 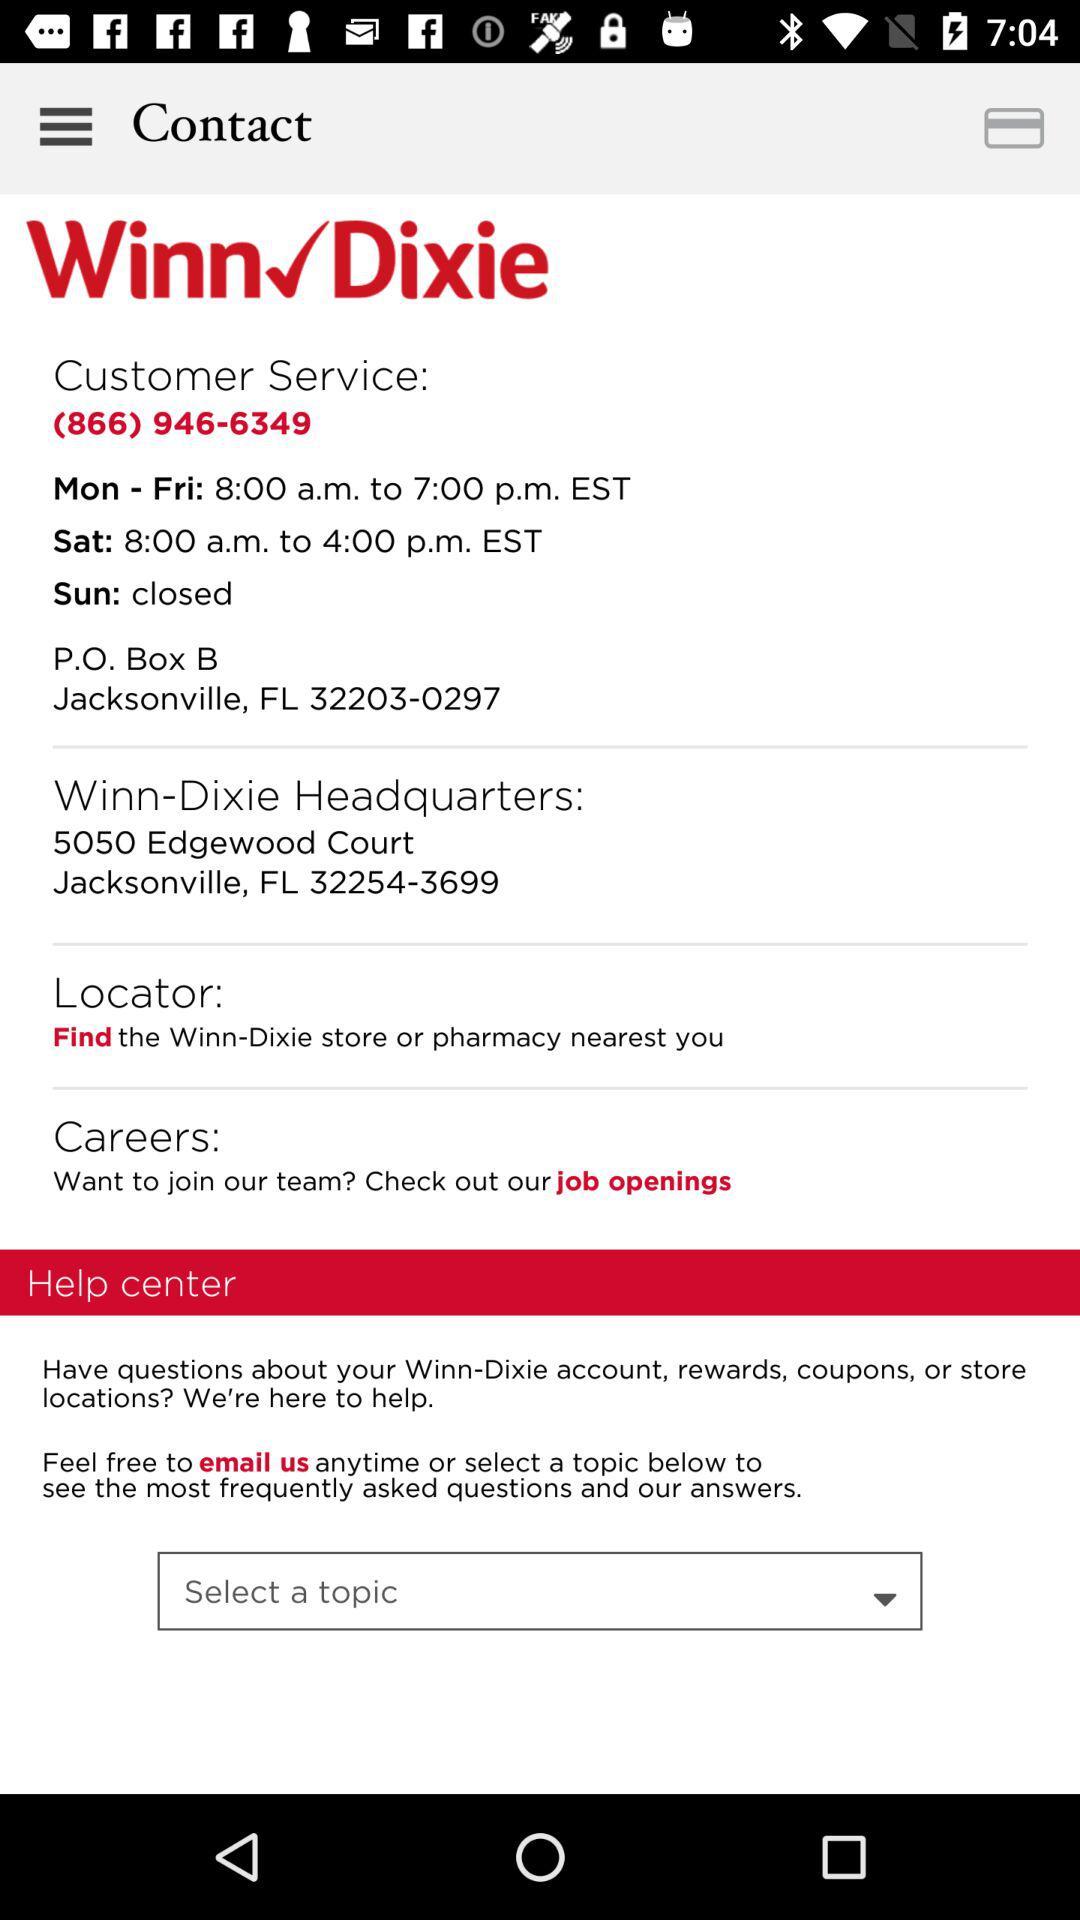 I want to click on icon below the mon - fri:, so click(x=81, y=539).